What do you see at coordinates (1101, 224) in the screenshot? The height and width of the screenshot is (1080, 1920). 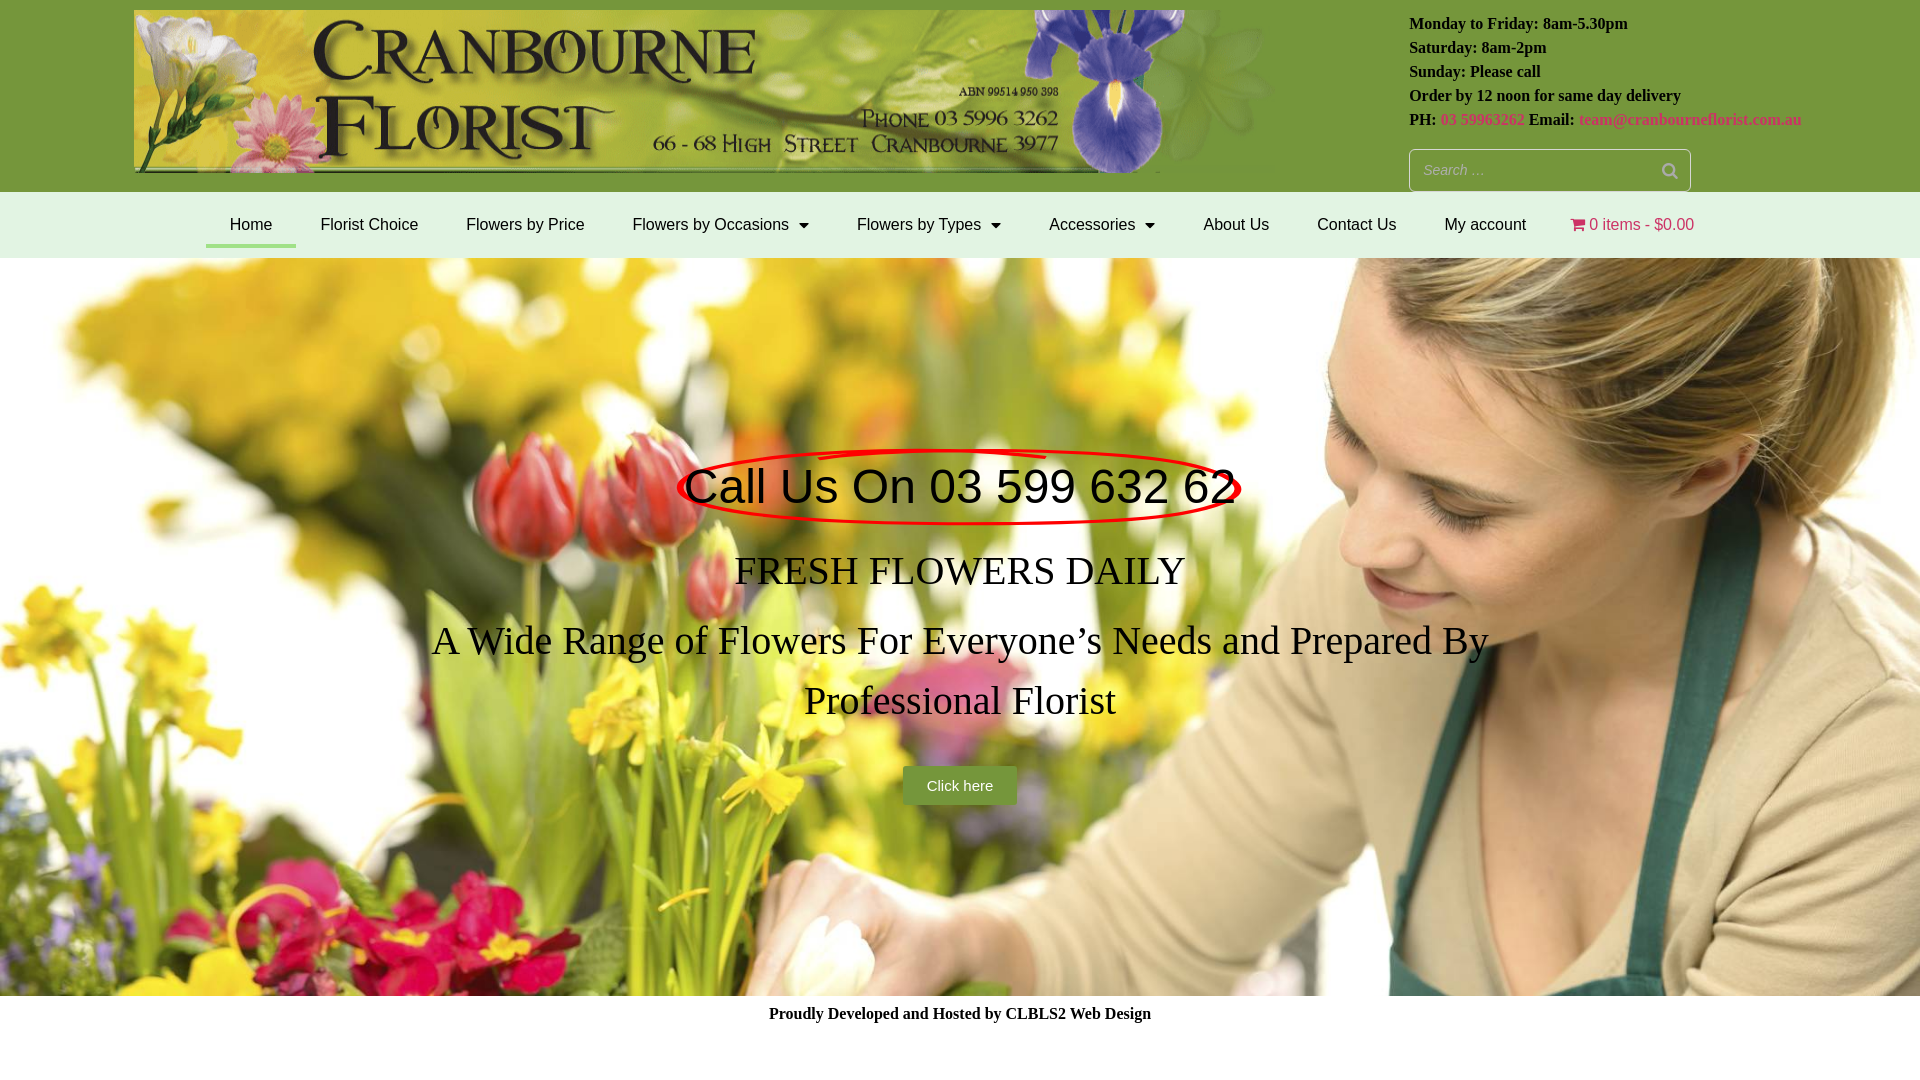 I see `'Accessories'` at bounding box center [1101, 224].